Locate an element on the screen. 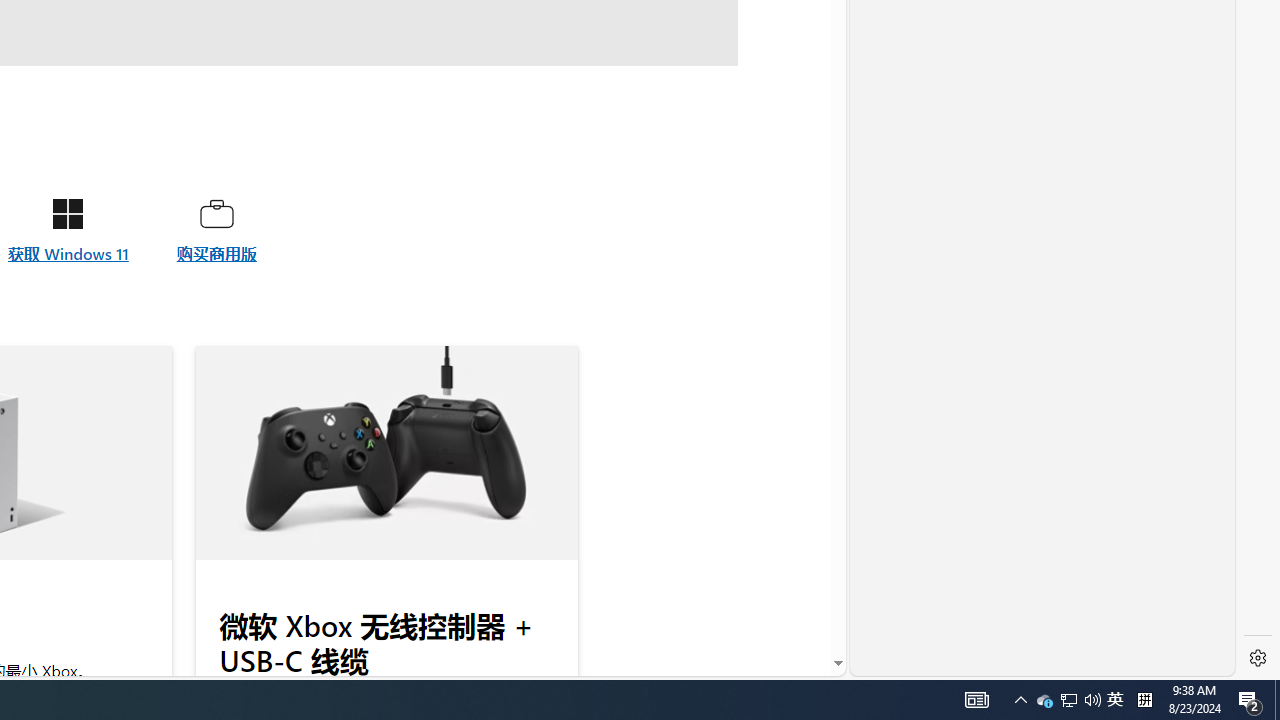  'Settings' is located at coordinates (1257, 658).